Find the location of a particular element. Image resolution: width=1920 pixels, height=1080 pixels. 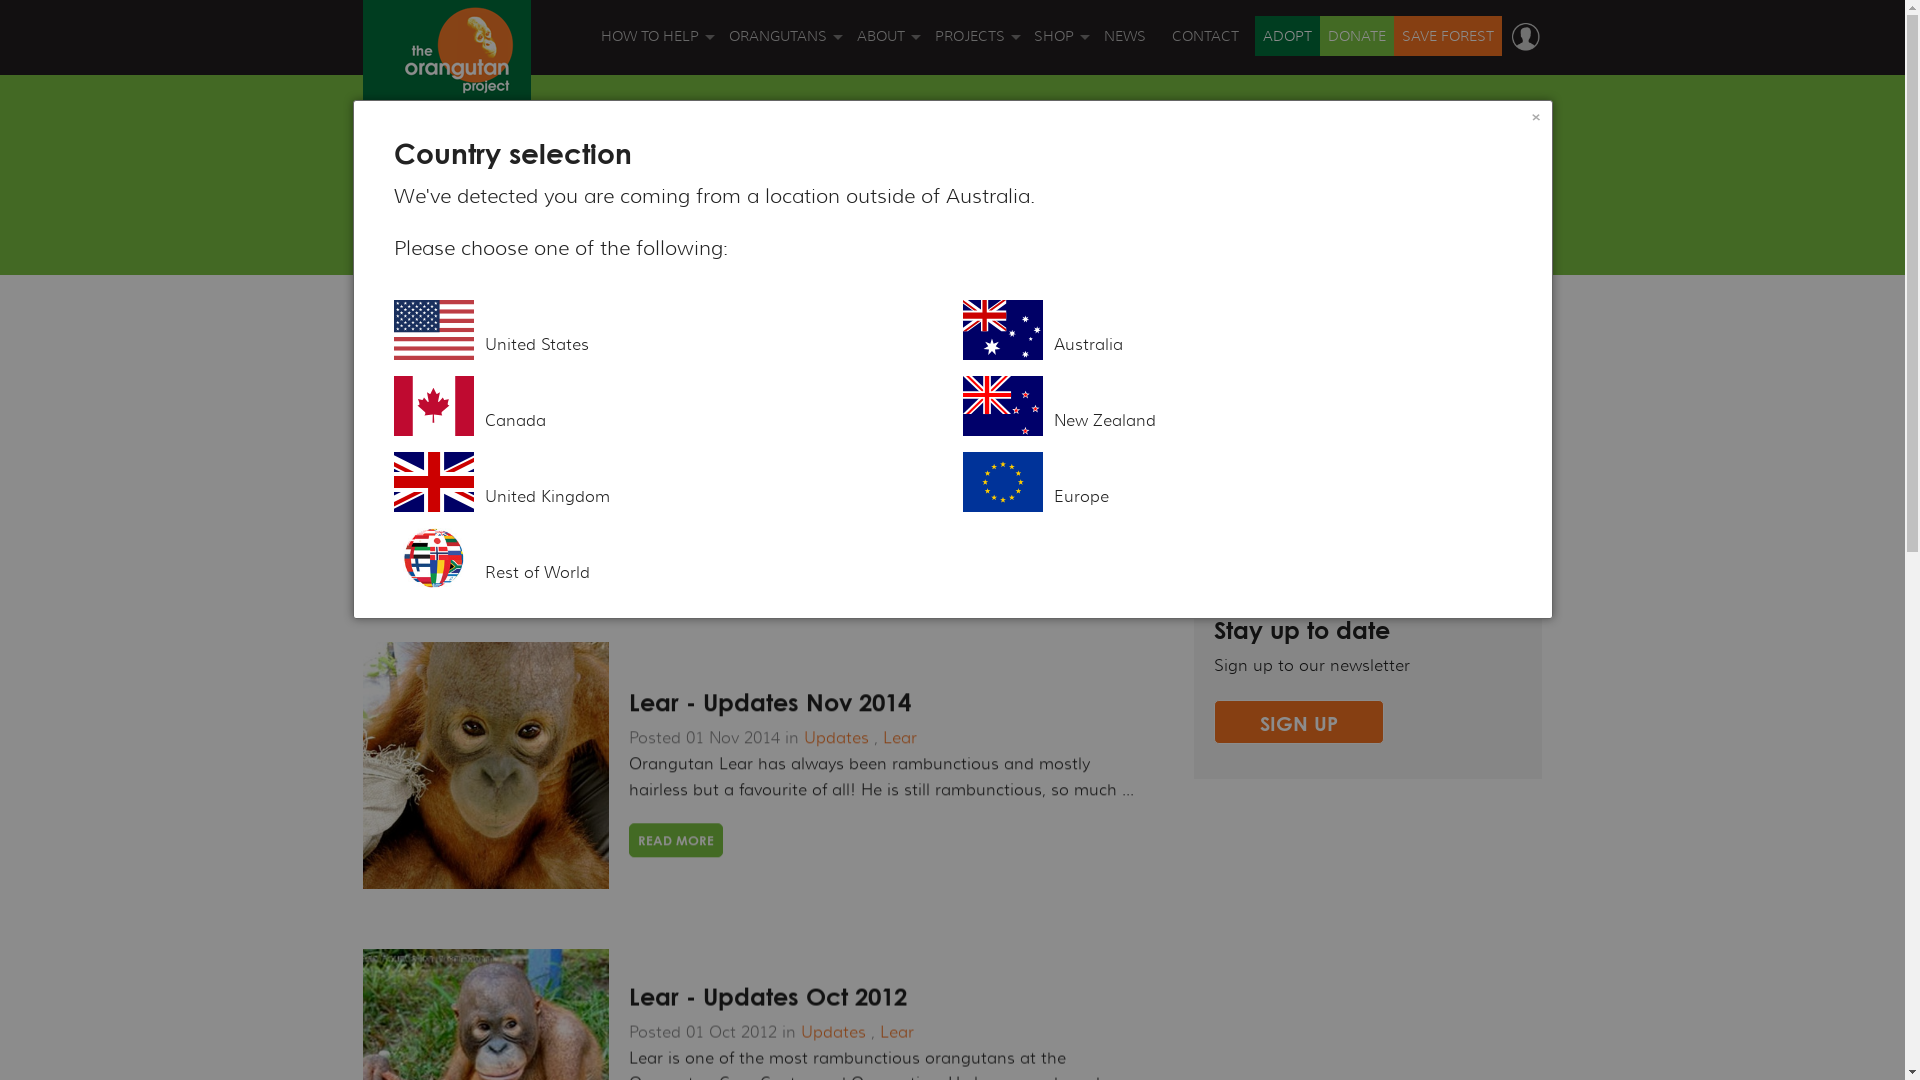

'ORANGUTAN THREATS' is located at coordinates (778, 146).